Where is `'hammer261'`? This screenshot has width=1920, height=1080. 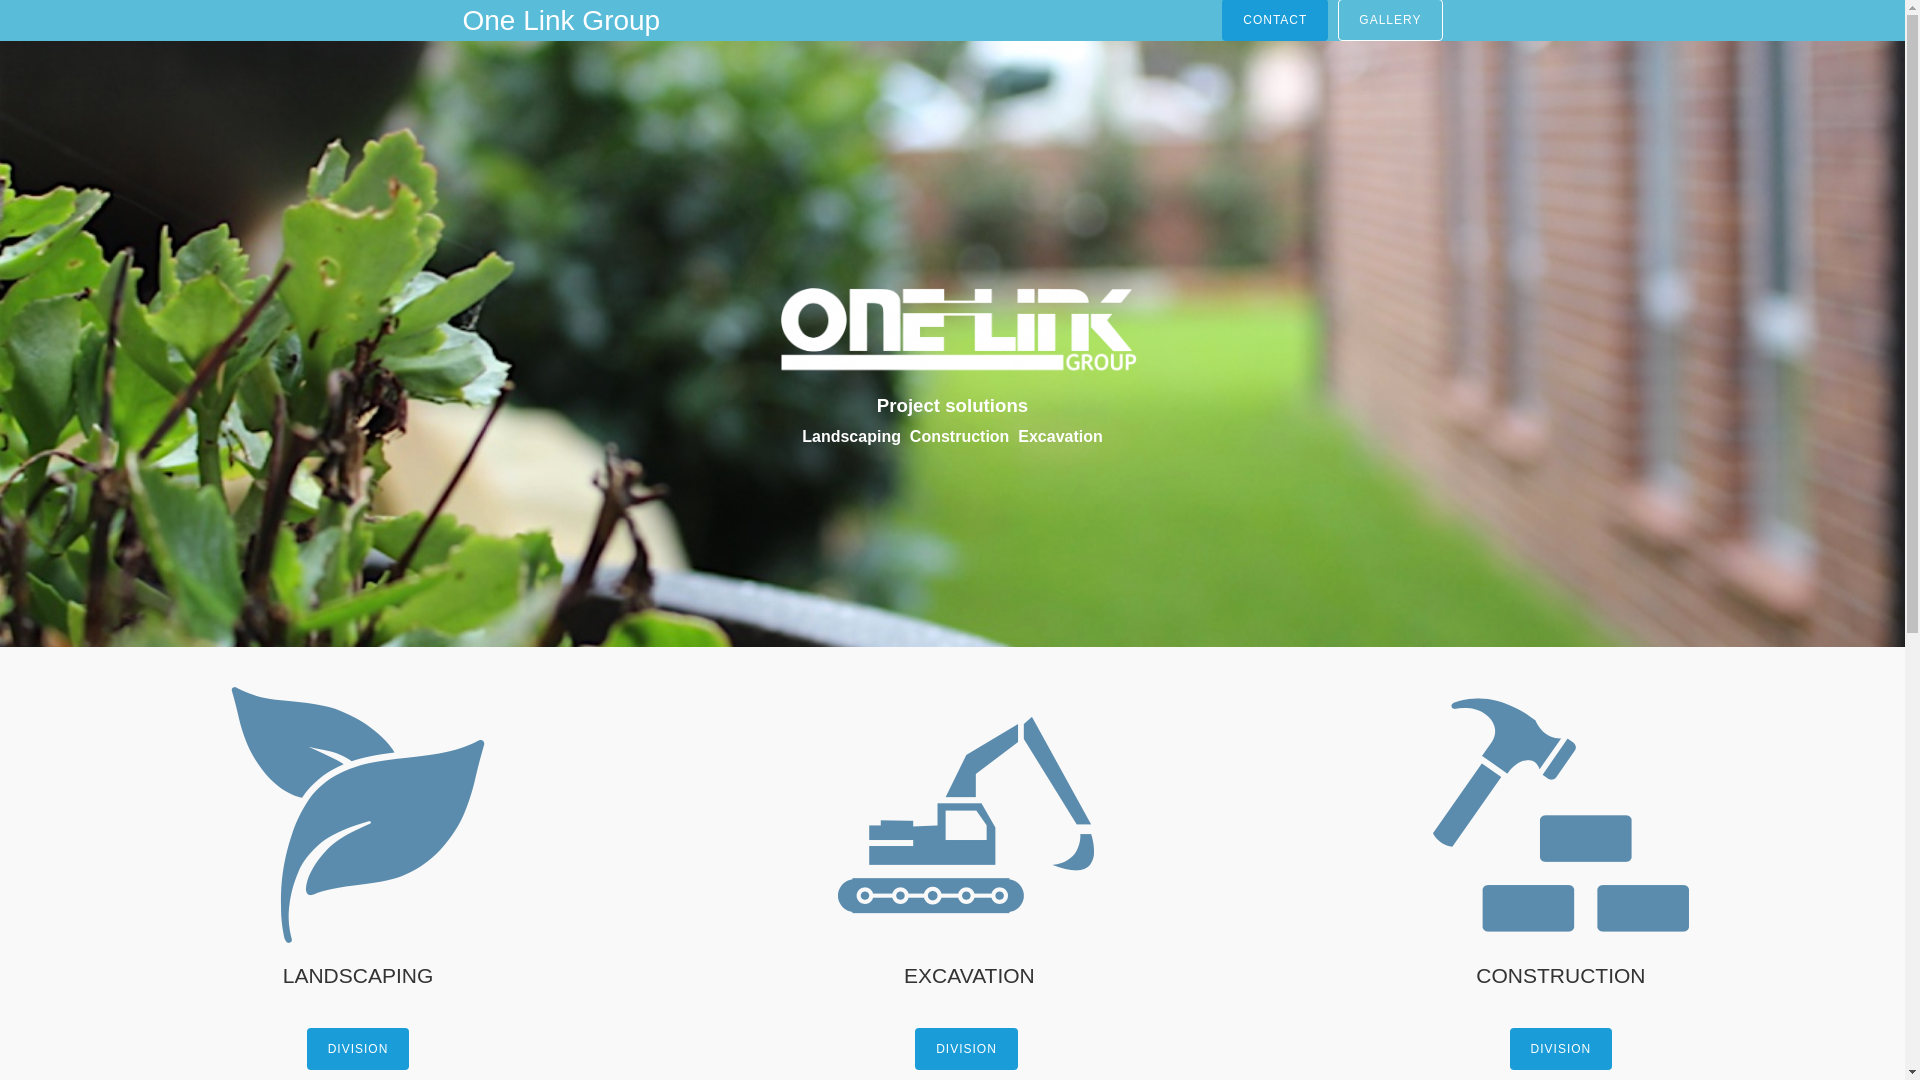 'hammer261' is located at coordinates (1432, 814).